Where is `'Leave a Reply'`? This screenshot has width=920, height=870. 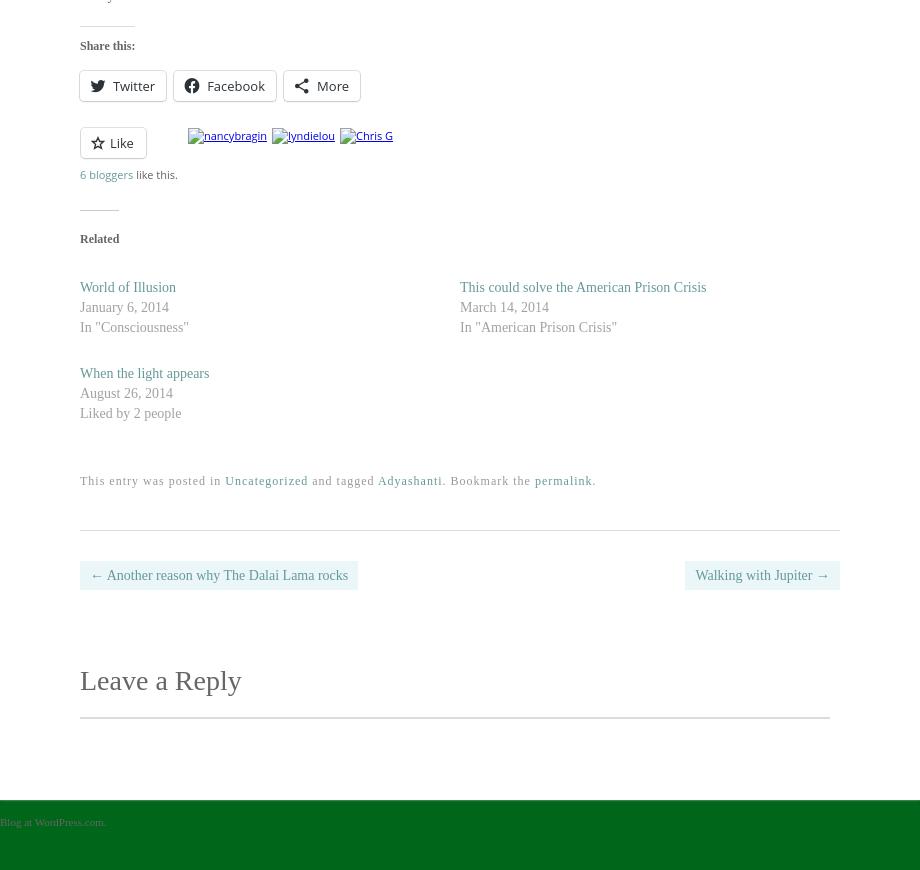 'Leave a Reply' is located at coordinates (159, 679).